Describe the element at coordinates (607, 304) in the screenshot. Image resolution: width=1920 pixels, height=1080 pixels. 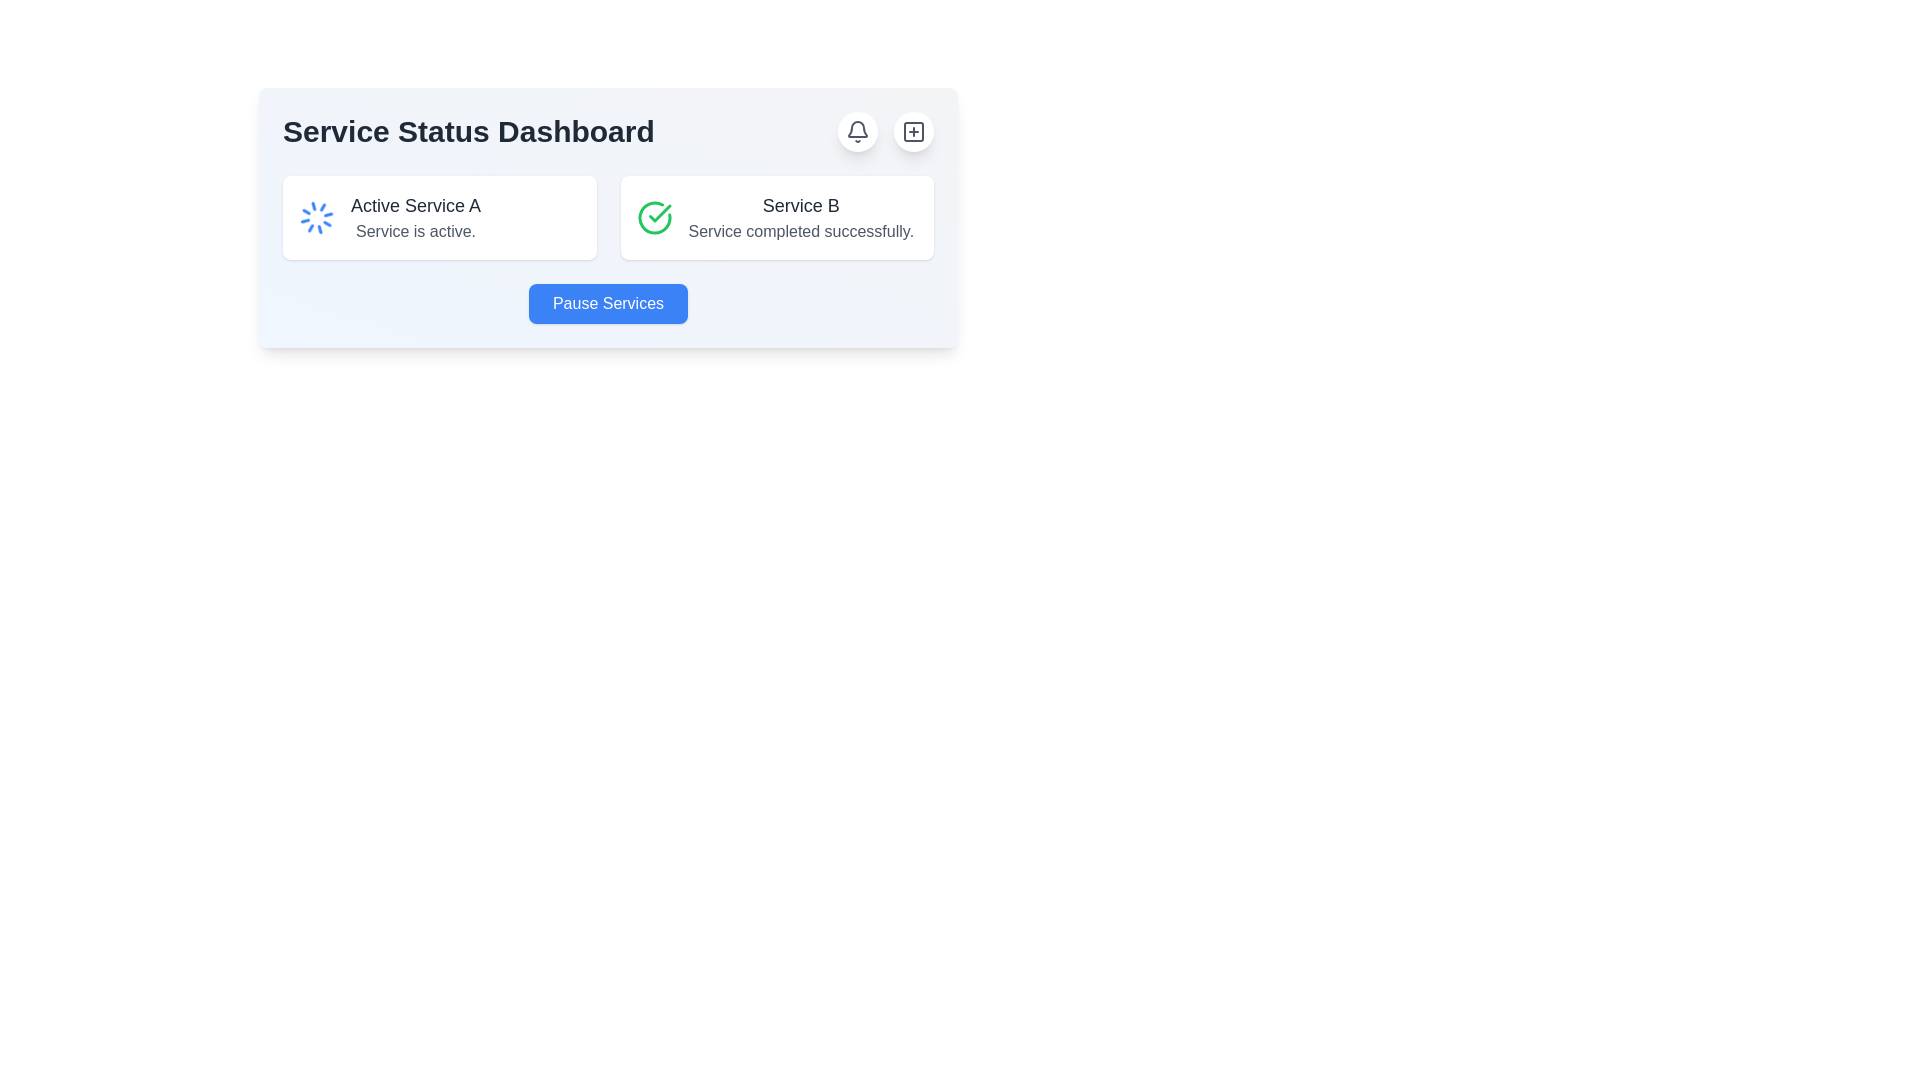
I see `the pause button located centrally in the lower section of the 'Service Status Dashboard' interface` at that location.